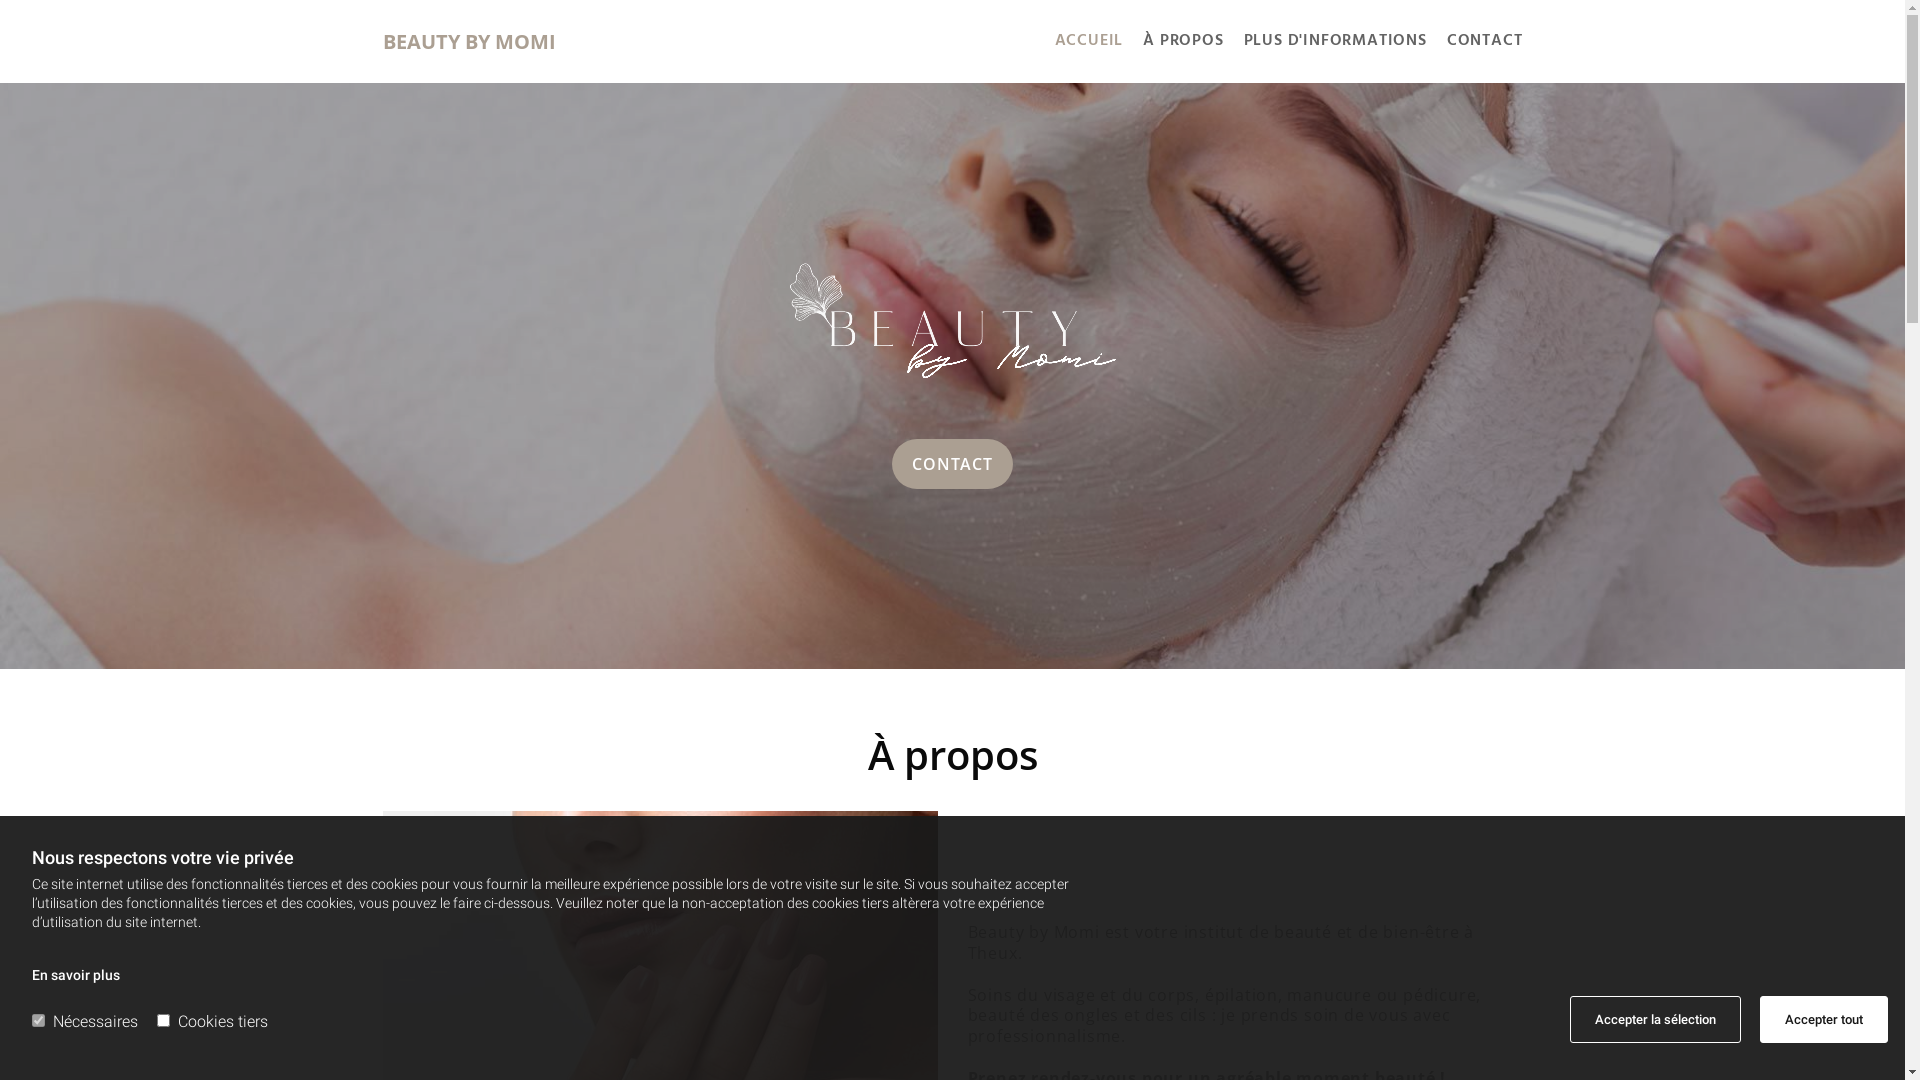 The width and height of the screenshot is (1920, 1080). I want to click on 'Accepter tout', so click(1824, 1019).